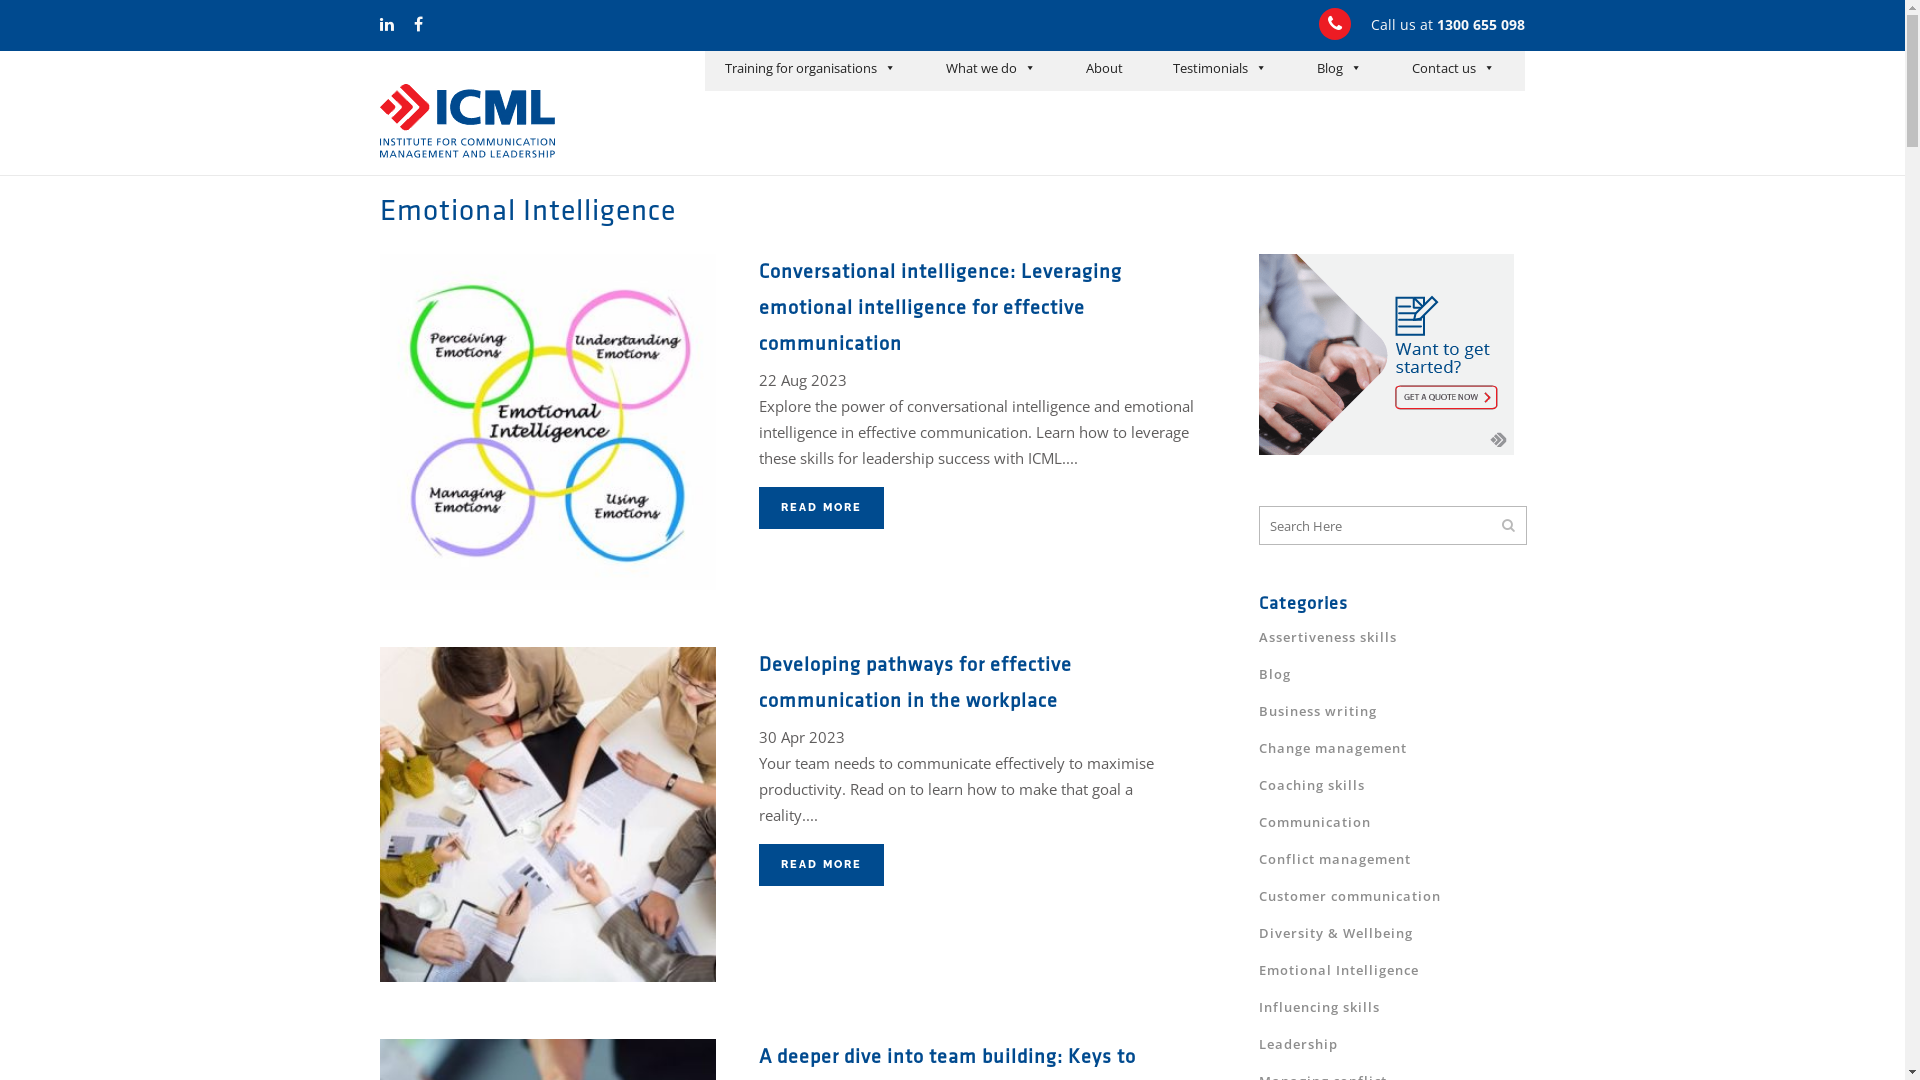 The width and height of the screenshot is (1920, 1080). I want to click on 'Training for organisations', so click(810, 69).